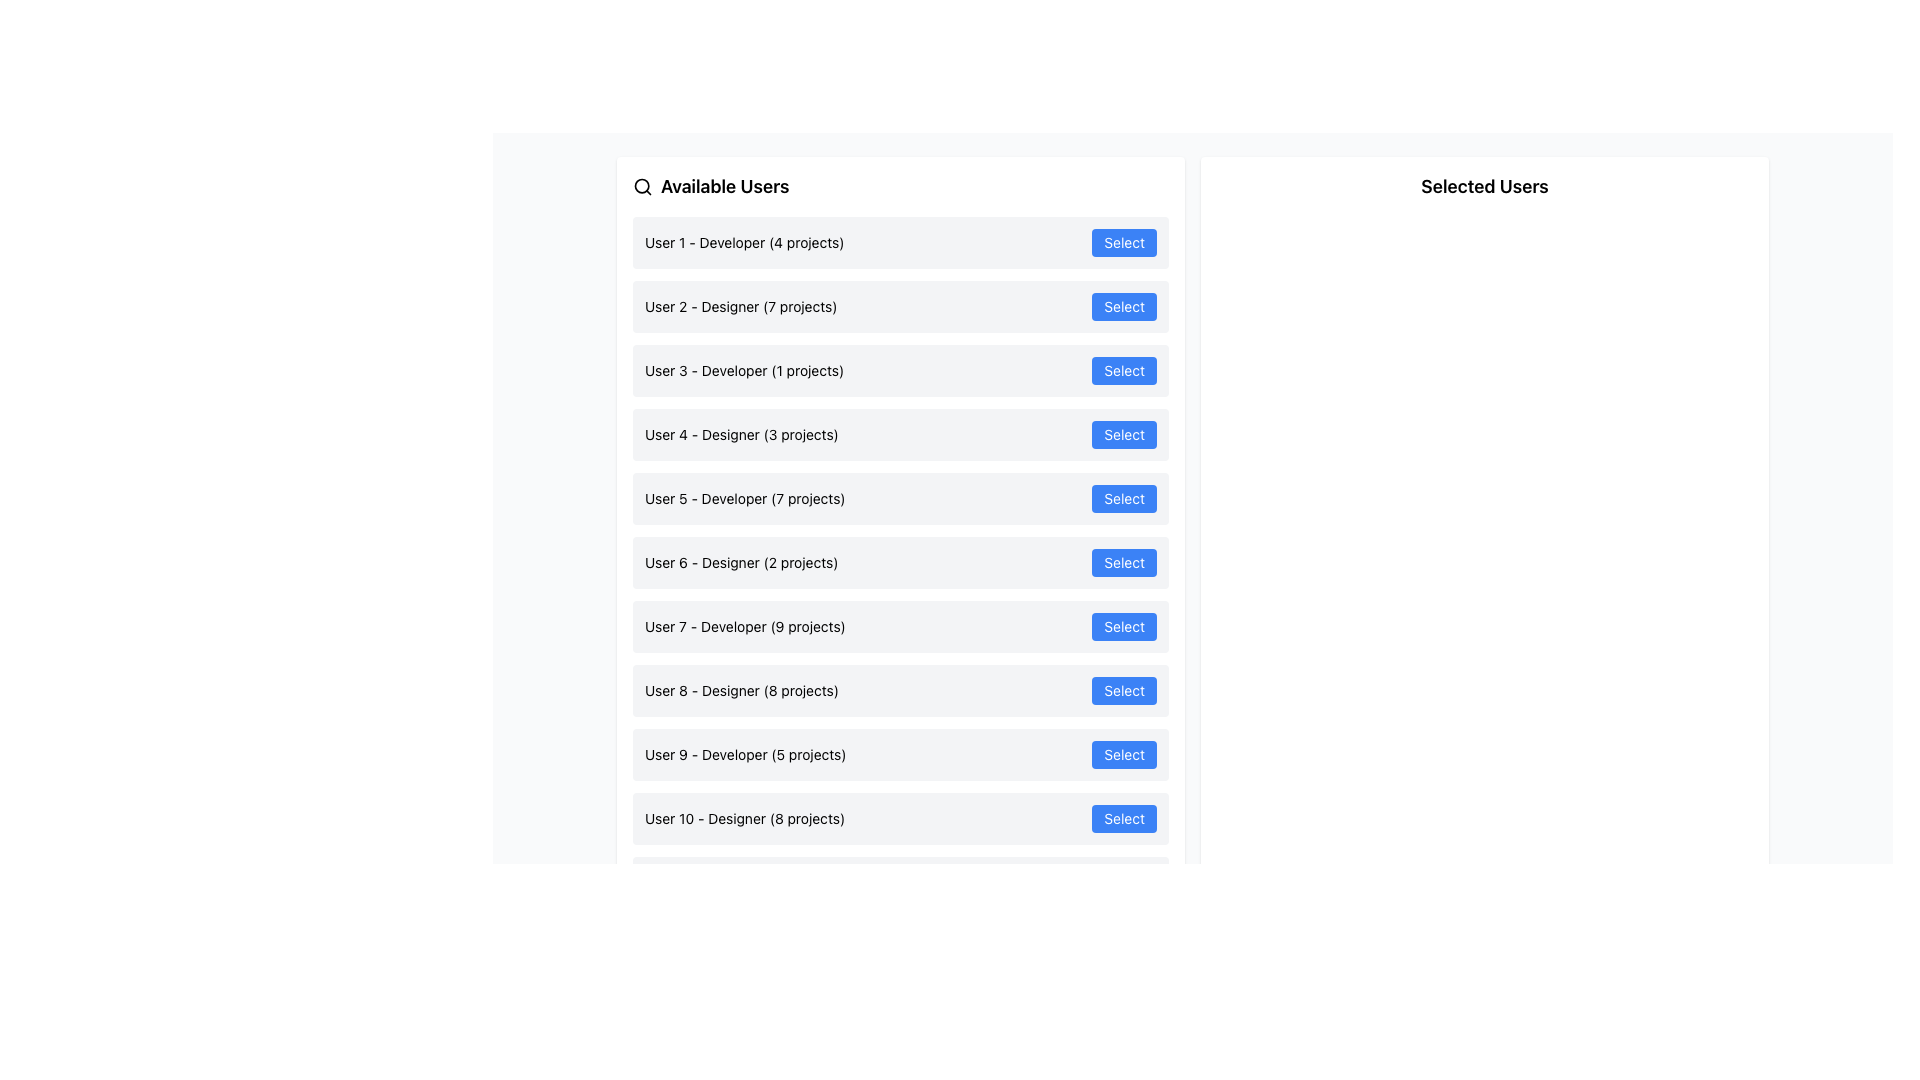 The image size is (1920, 1080). I want to click on the static text displaying 'User 4 - Designer (3 projects)' in the fourth row of the 'Available Users' section, which is part of a list of user entries, so click(740, 434).